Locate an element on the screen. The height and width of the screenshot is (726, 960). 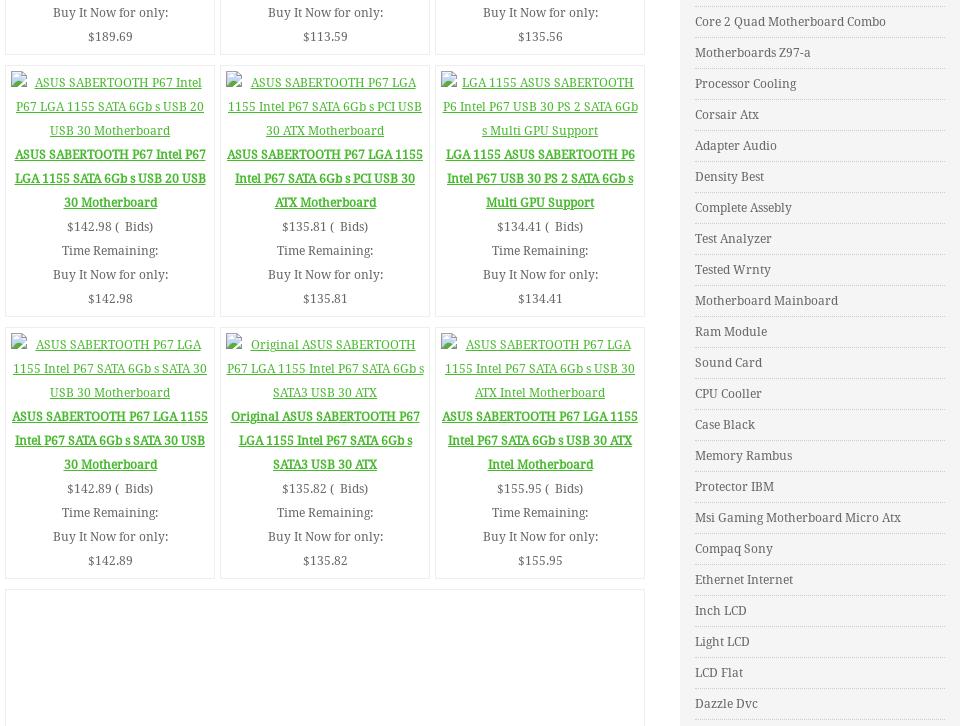
'$134.41 (  Bids)' is located at coordinates (539, 226).